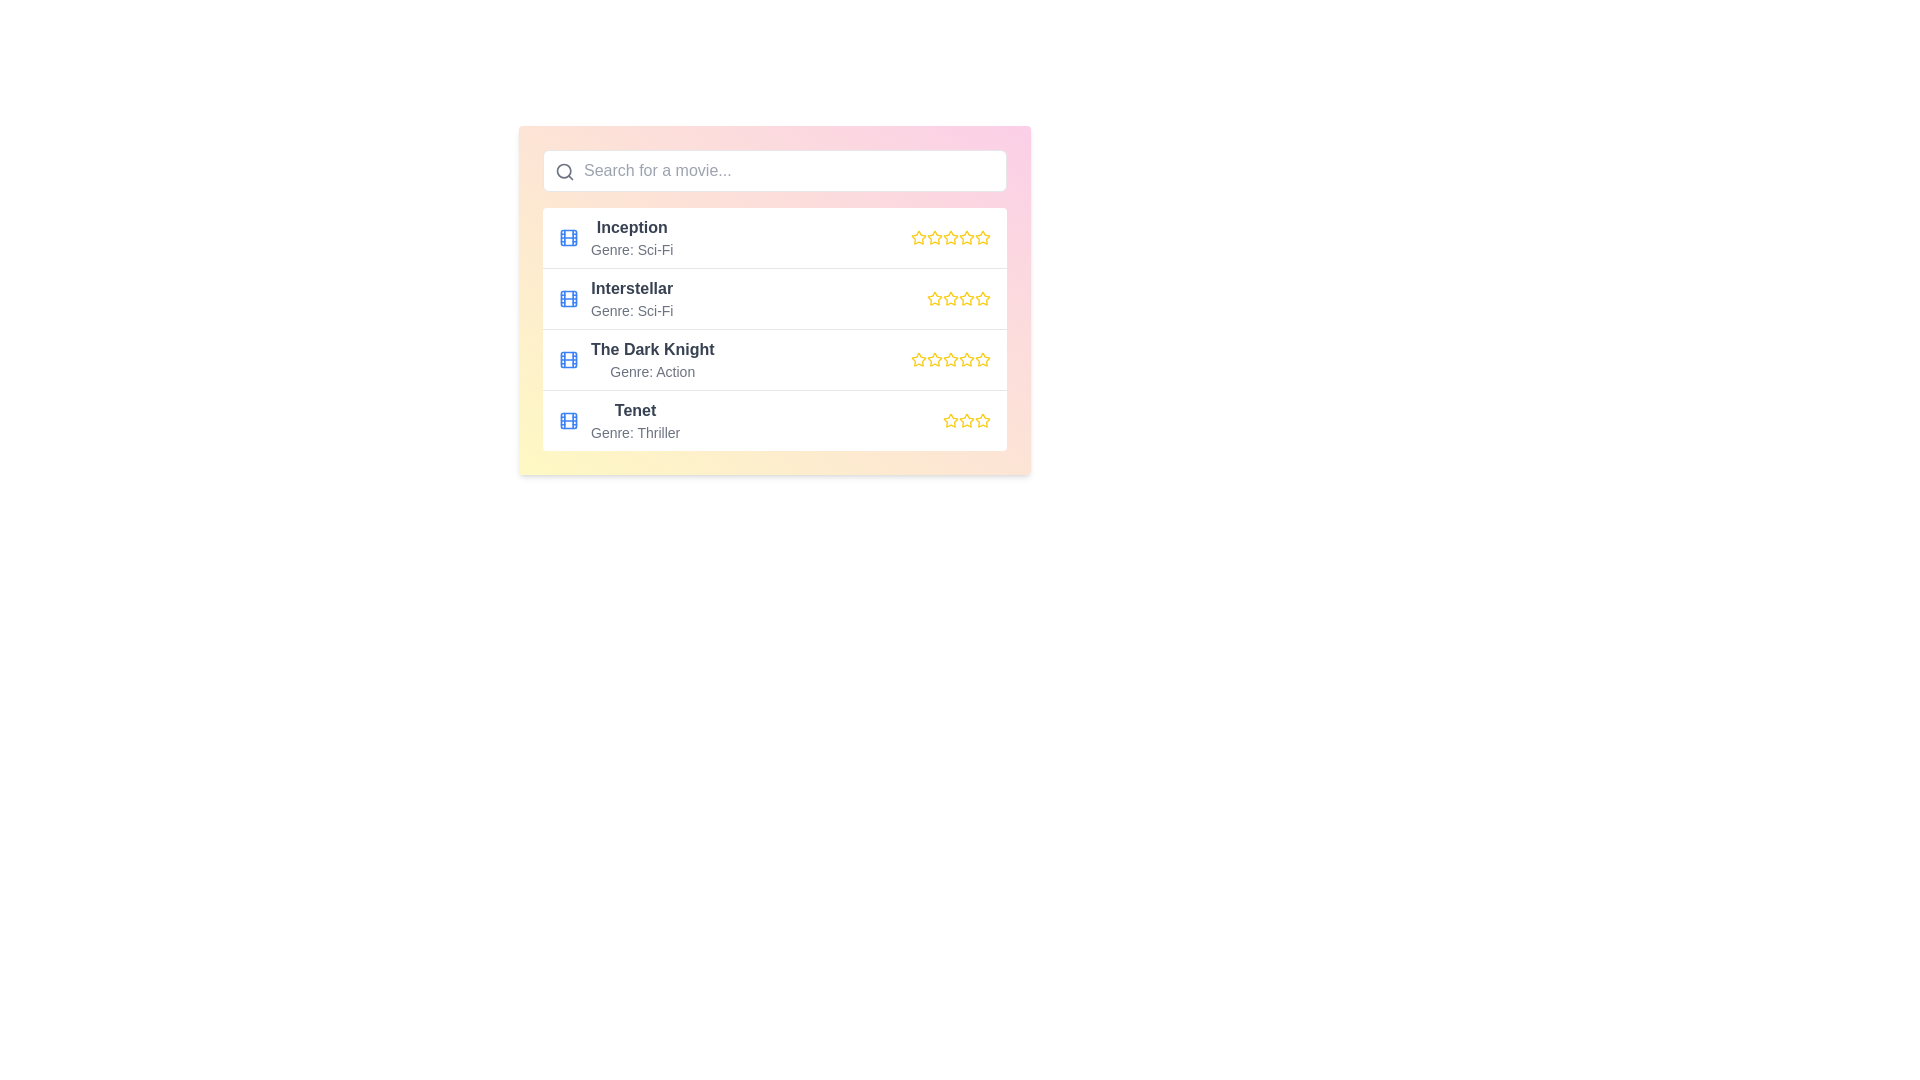  What do you see at coordinates (966, 419) in the screenshot?
I see `the third yellow outlined star icon in the Tenet movie rating row` at bounding box center [966, 419].